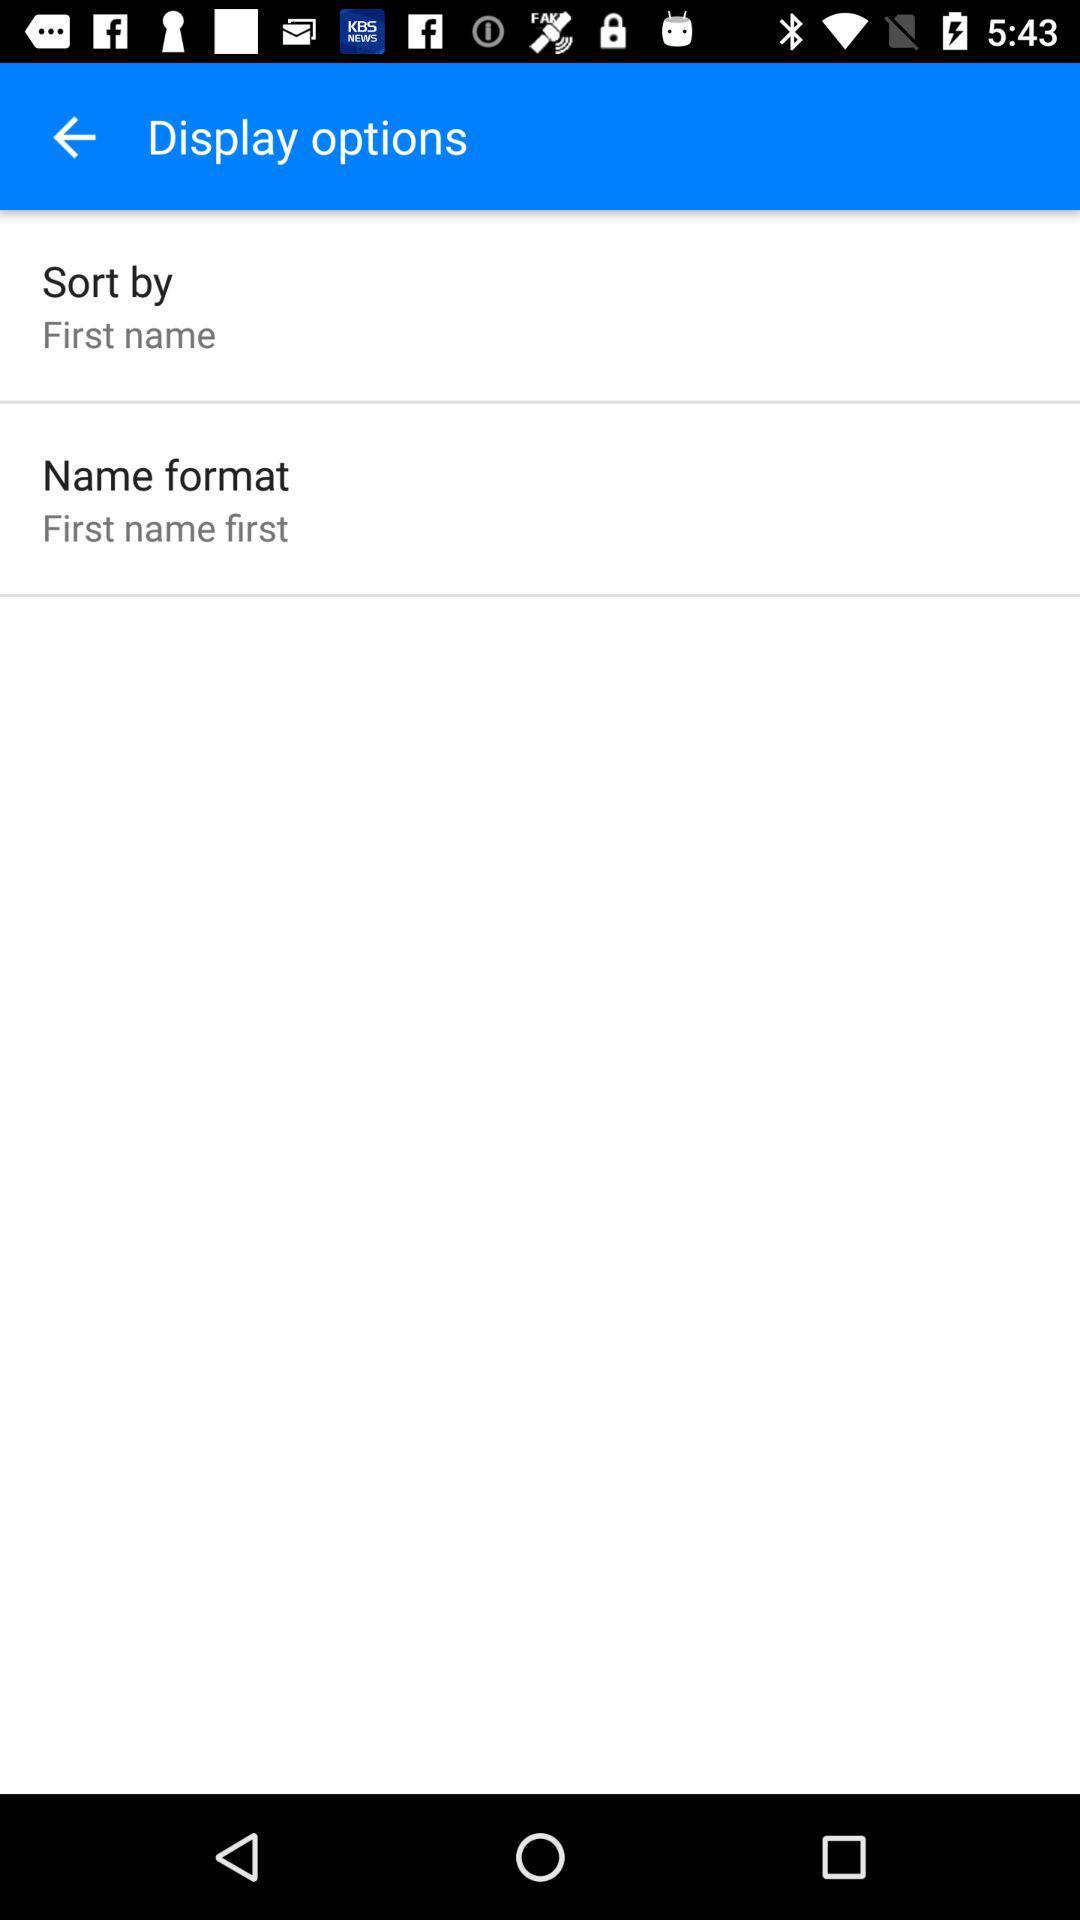 Image resolution: width=1080 pixels, height=1920 pixels. Describe the element at coordinates (164, 473) in the screenshot. I see `name format icon` at that location.